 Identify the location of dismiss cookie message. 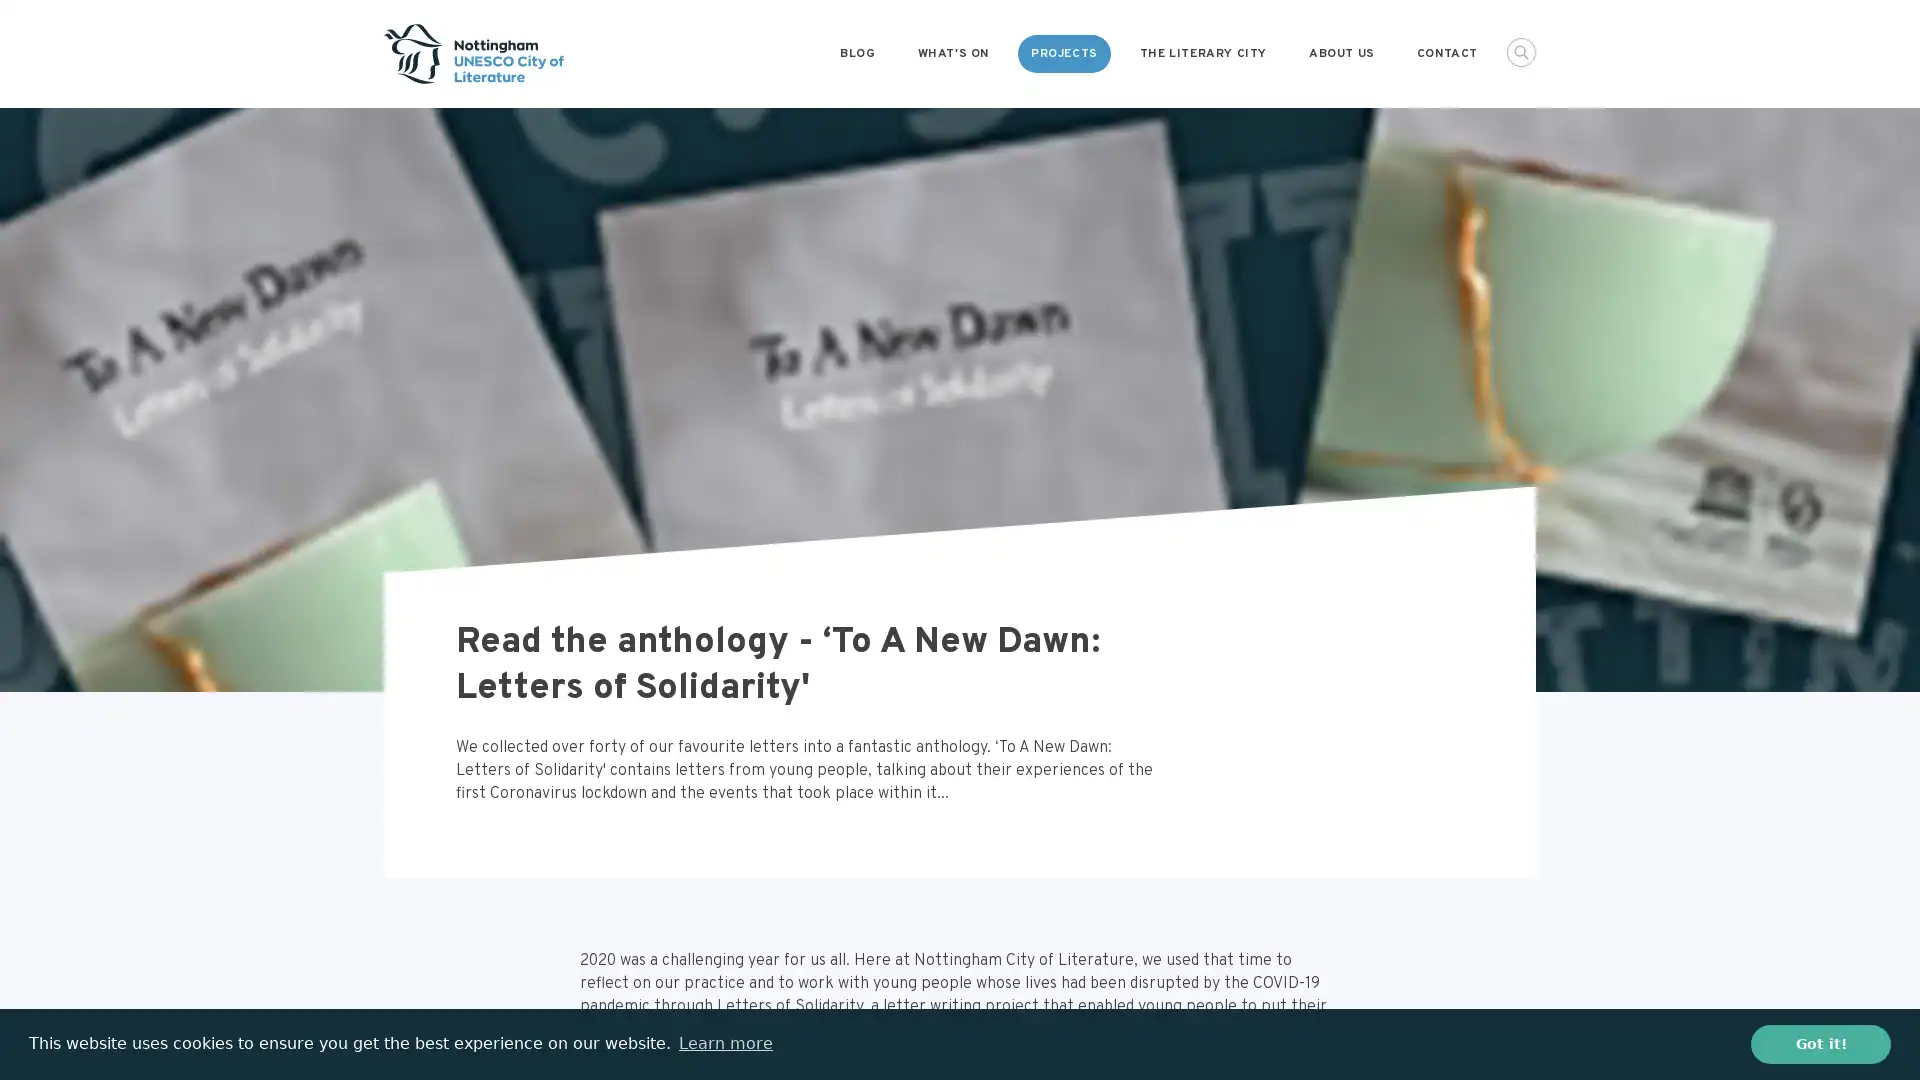
(1820, 1043).